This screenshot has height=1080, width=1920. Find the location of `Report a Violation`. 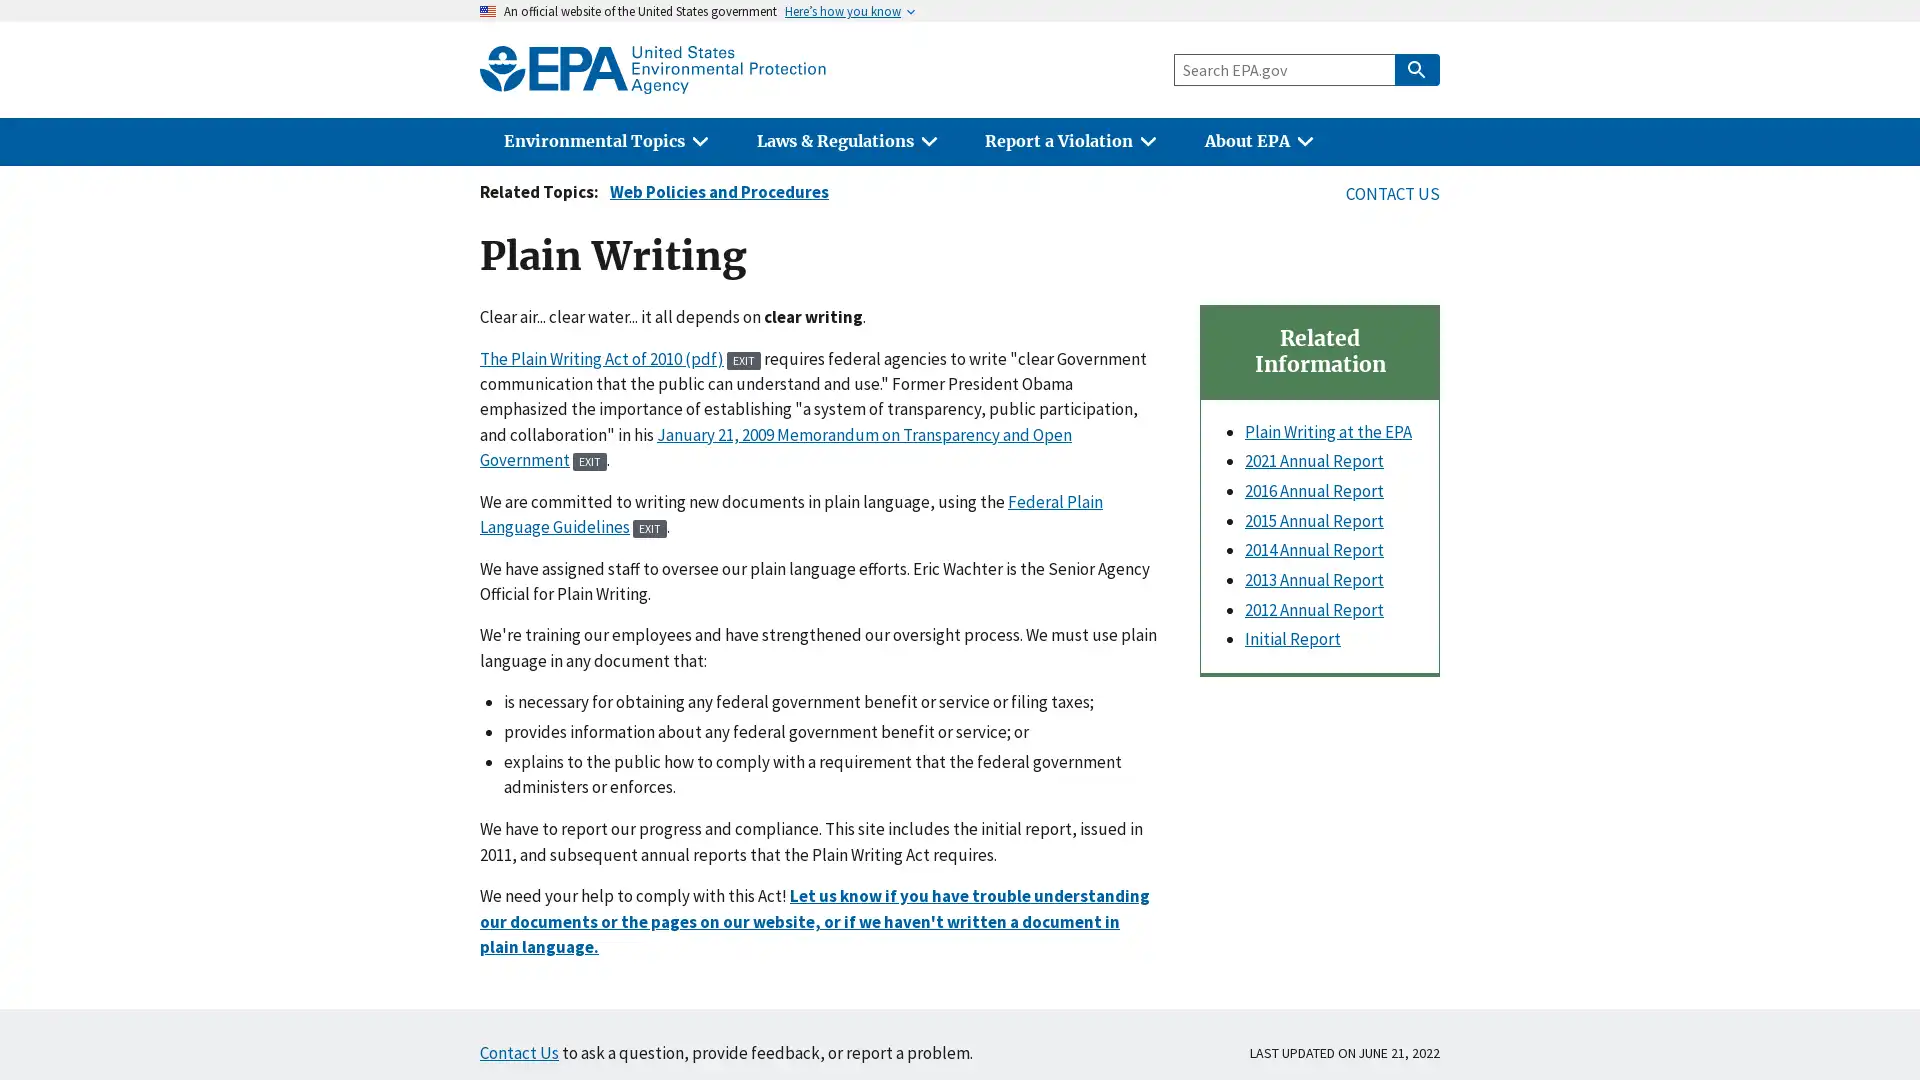

Report a Violation is located at coordinates (1069, 141).